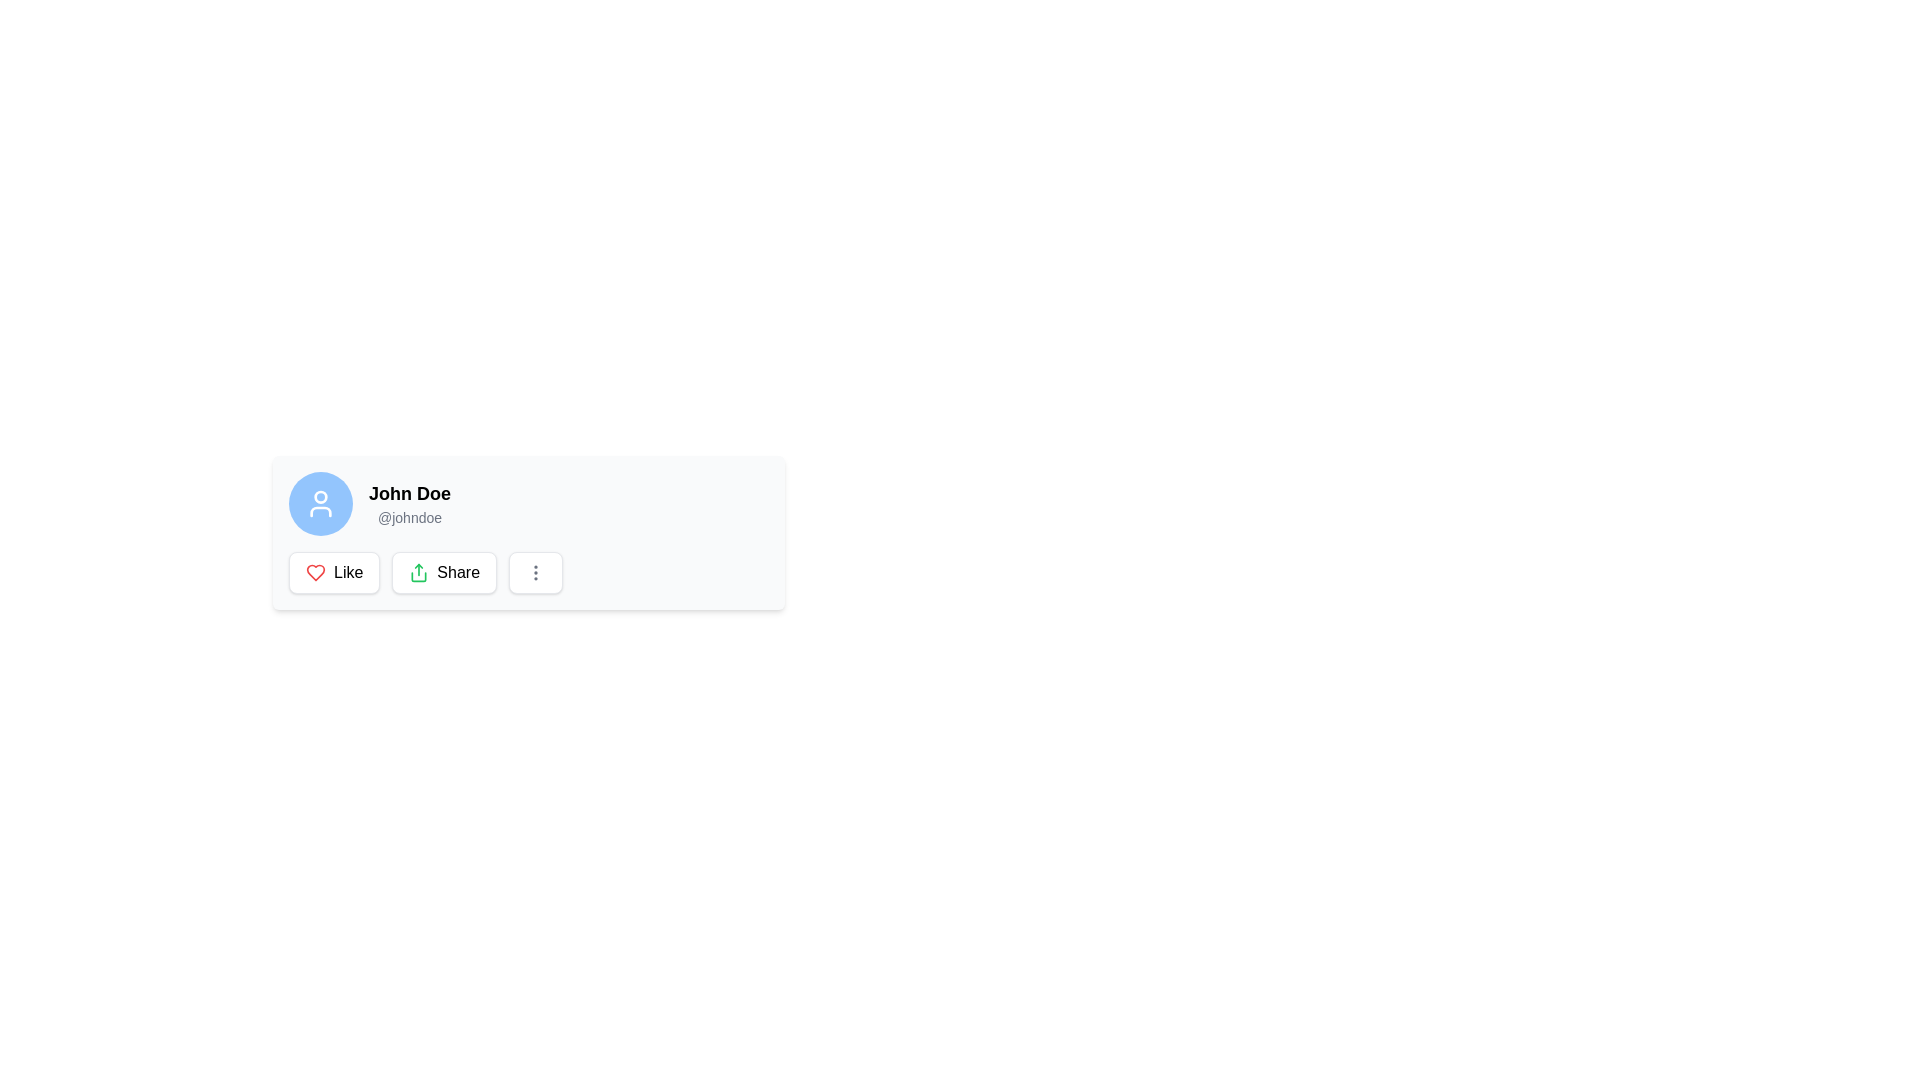  What do you see at coordinates (408, 493) in the screenshot?
I see `the user name text element displaying 'John Doe' within the layout card, which is positioned next to the profile image` at bounding box center [408, 493].